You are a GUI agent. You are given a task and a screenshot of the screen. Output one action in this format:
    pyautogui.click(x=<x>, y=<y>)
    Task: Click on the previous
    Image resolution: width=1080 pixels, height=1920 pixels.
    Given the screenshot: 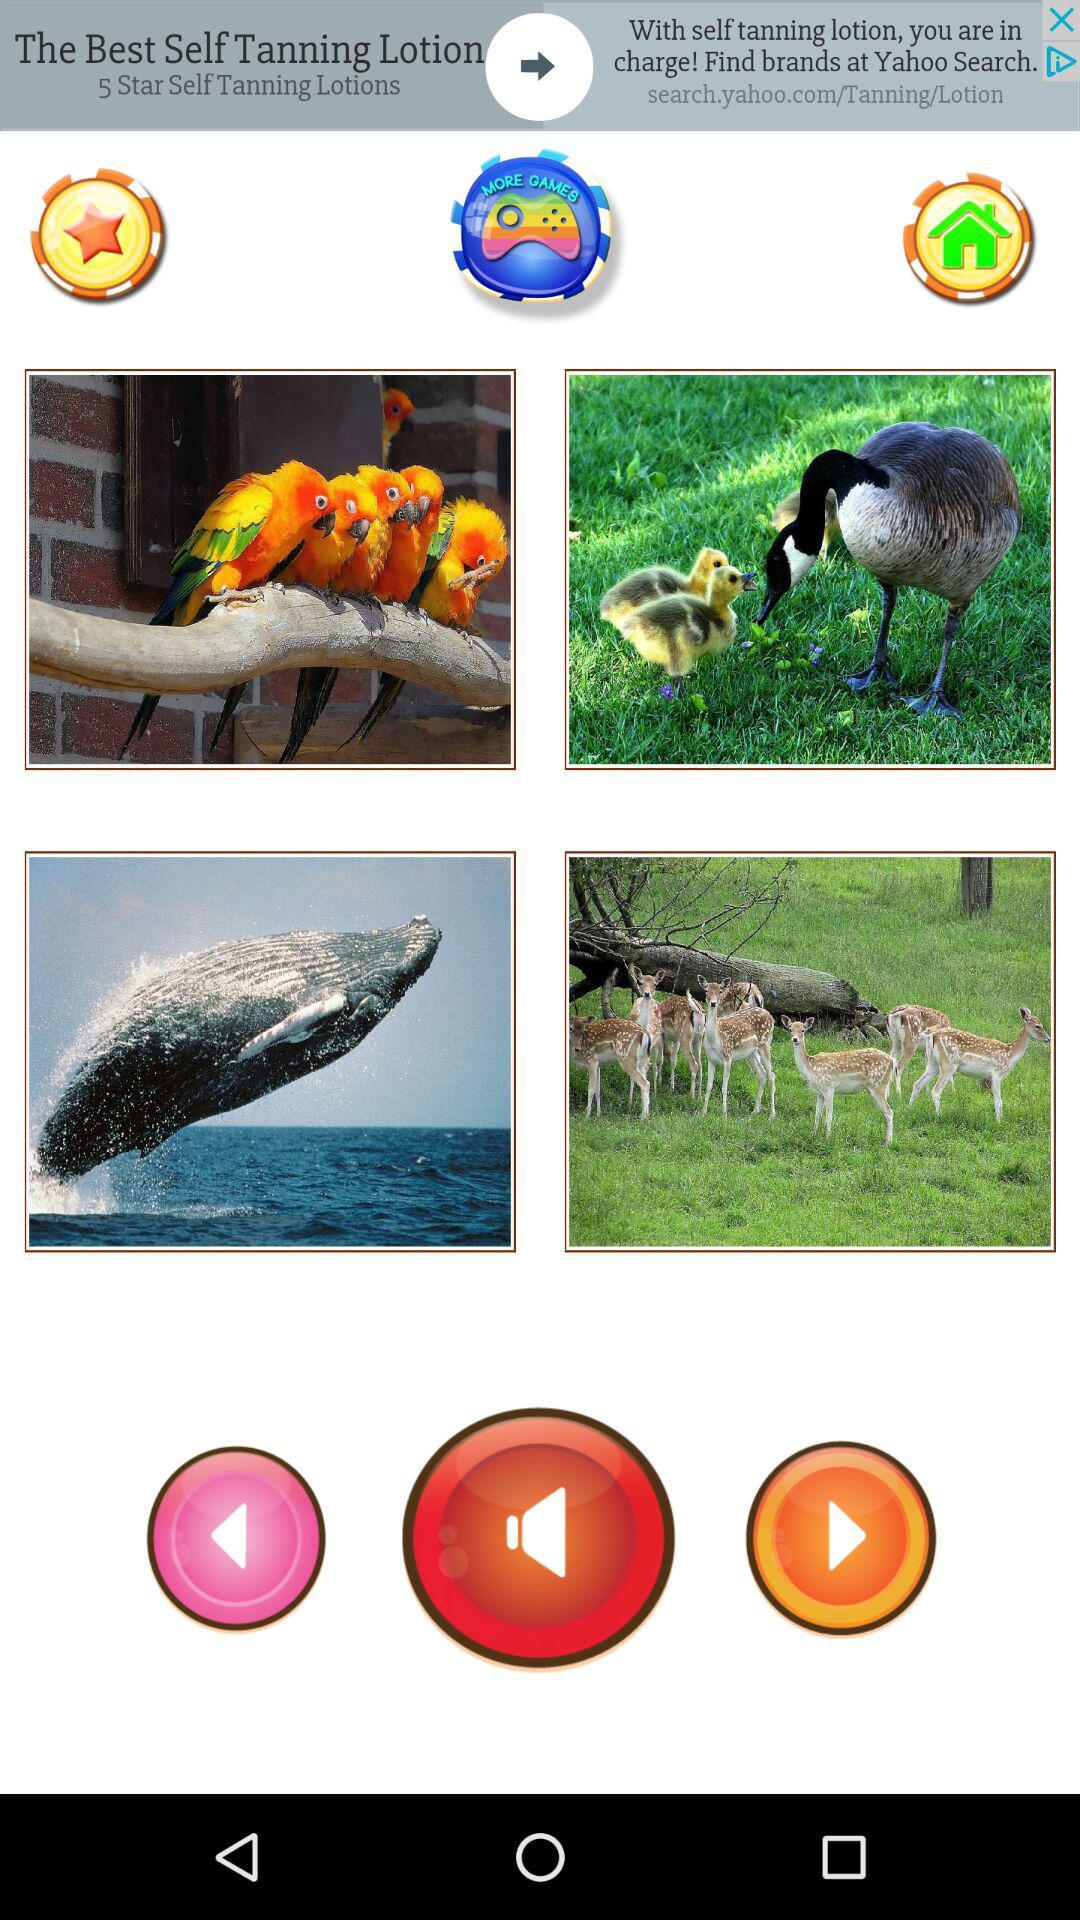 What is the action you would take?
    pyautogui.click(x=236, y=1538)
    